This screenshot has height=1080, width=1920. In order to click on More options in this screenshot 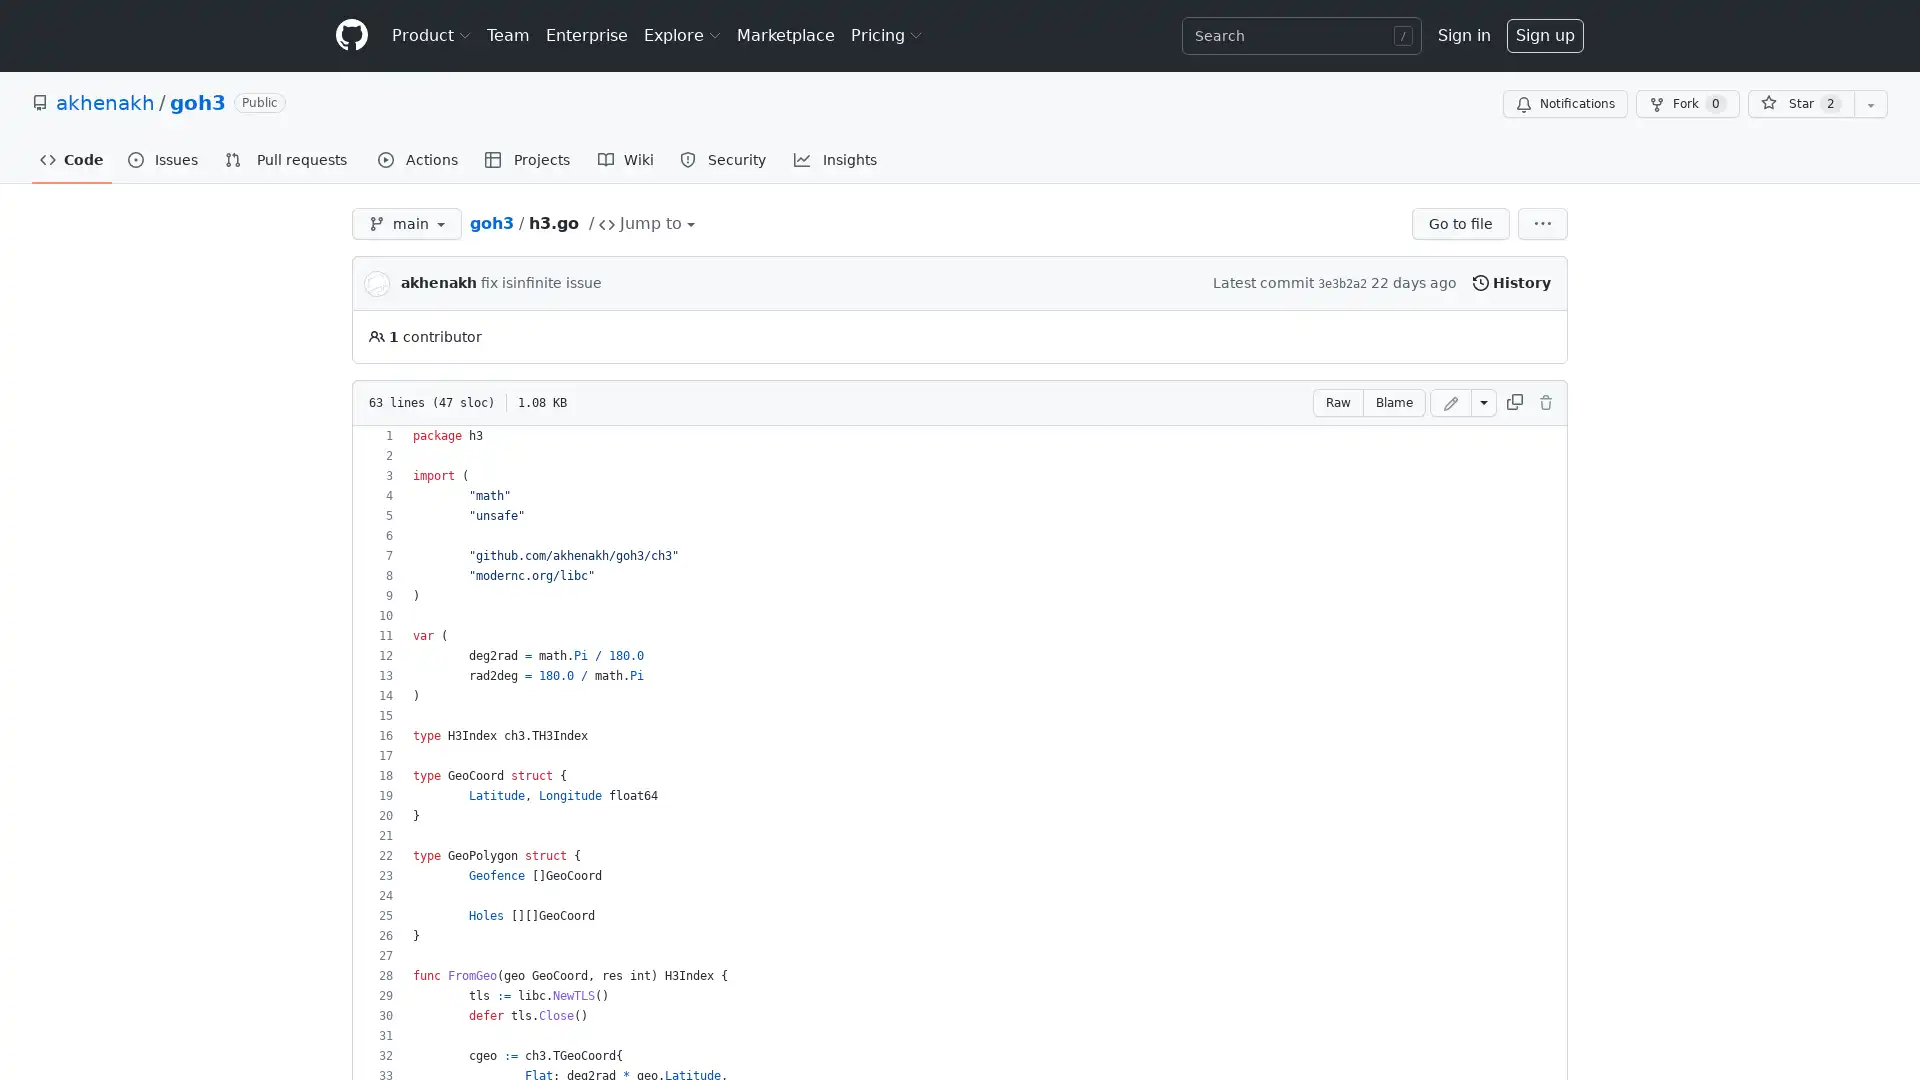, I will do `click(1541, 223)`.